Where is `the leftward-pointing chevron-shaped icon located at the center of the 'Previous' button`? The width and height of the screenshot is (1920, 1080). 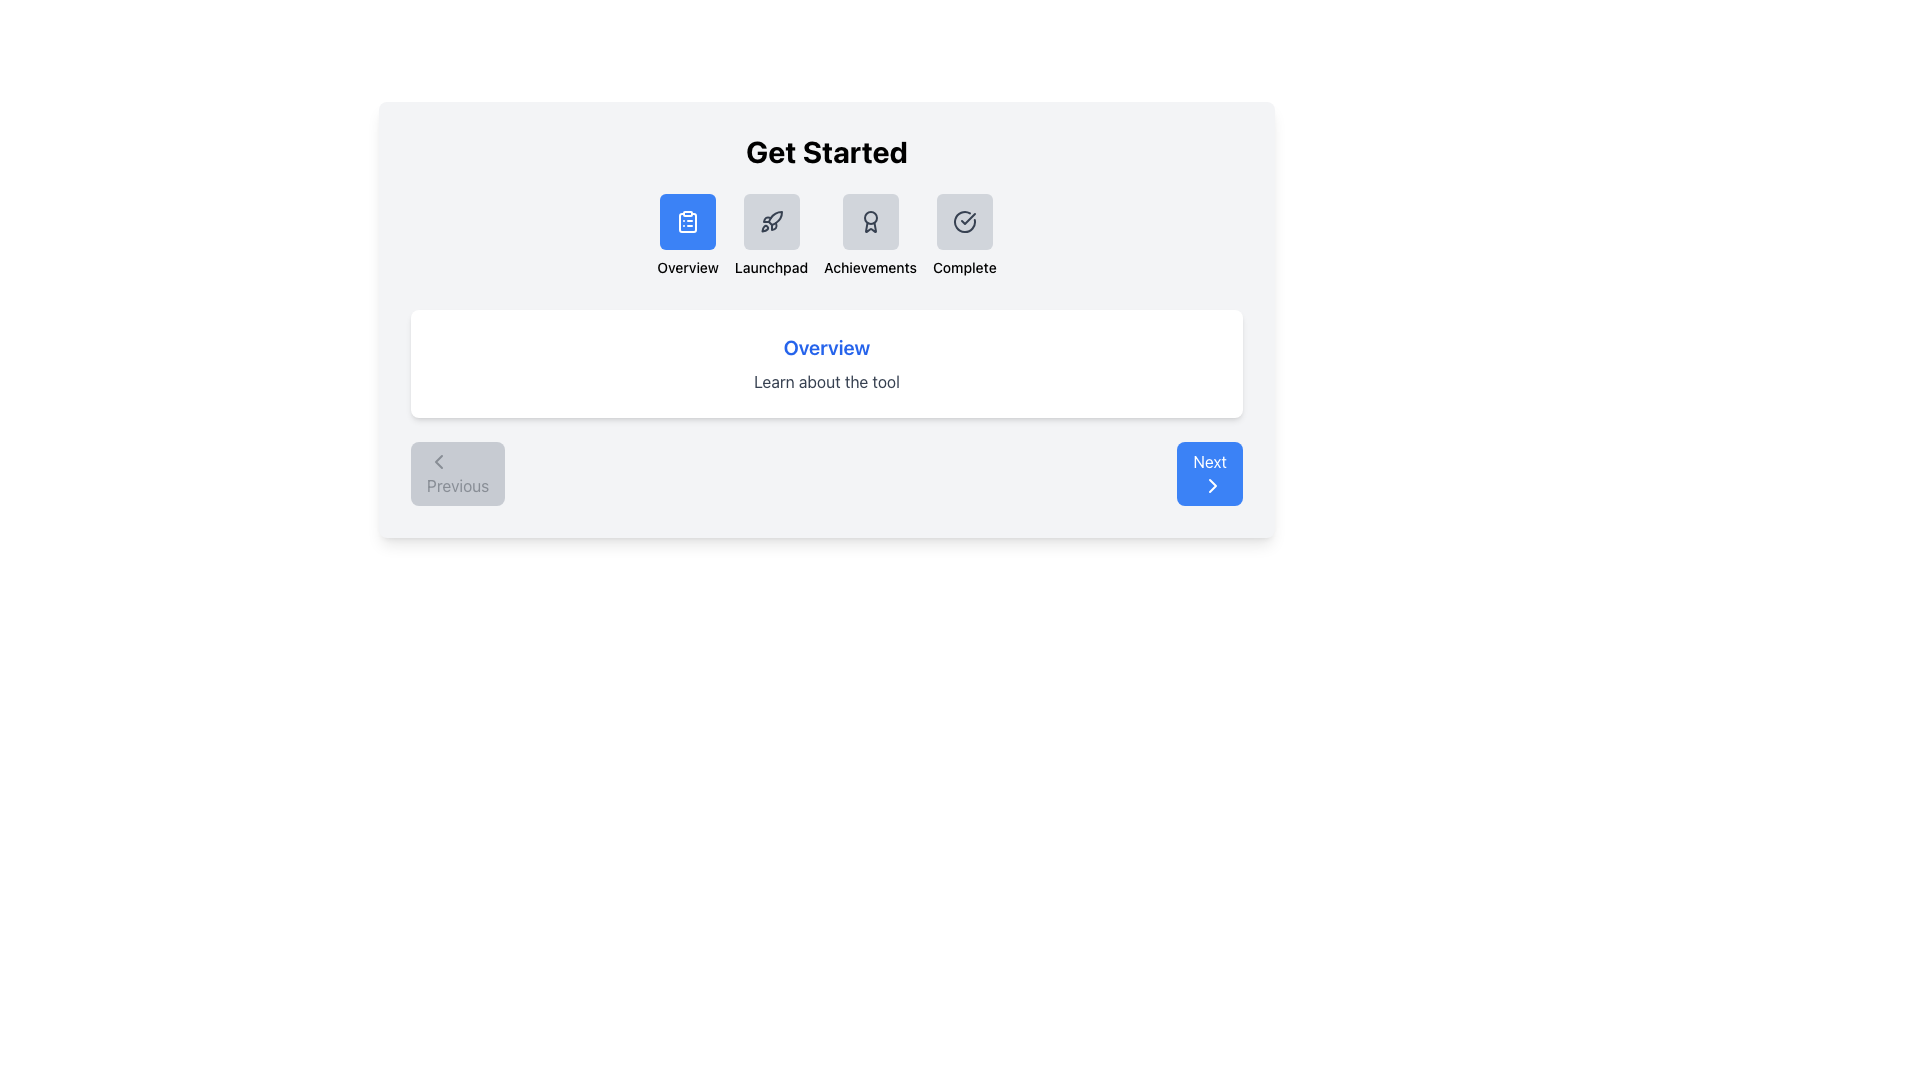
the leftward-pointing chevron-shaped icon located at the center of the 'Previous' button is located at coordinates (437, 462).